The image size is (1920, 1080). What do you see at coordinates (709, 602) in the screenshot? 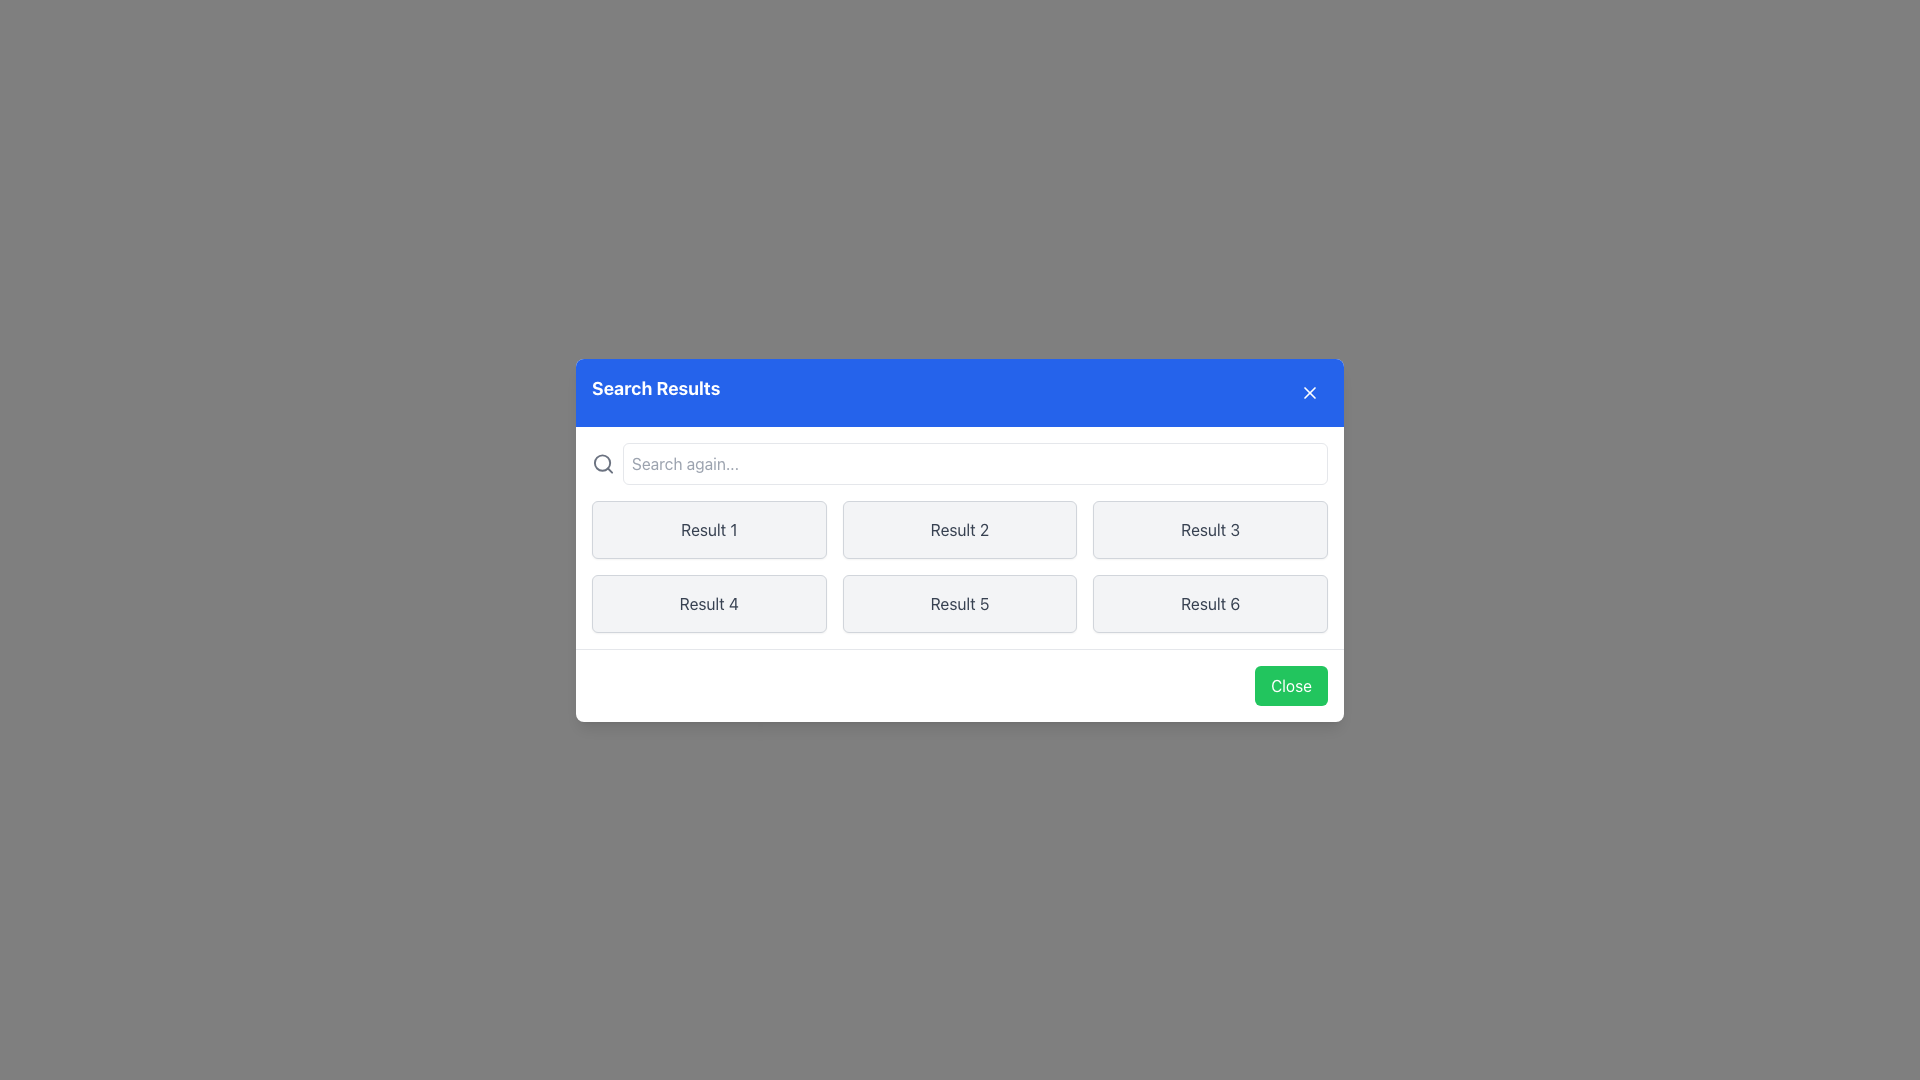
I see `the text label that identifies the content of the fourth result button in the grid, located beneath 'Result 1'` at bounding box center [709, 602].